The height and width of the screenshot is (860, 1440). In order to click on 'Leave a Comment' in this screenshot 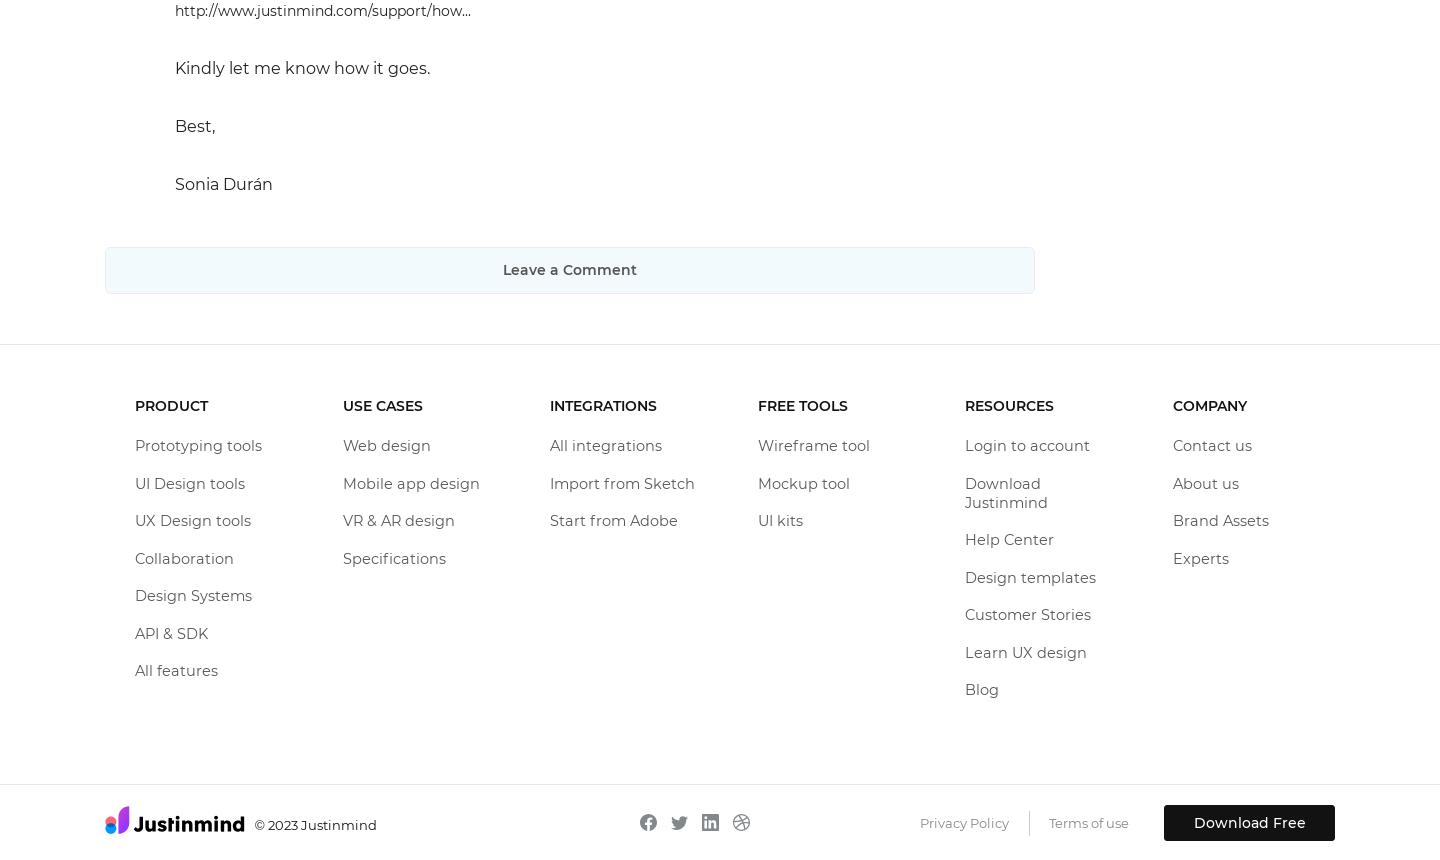, I will do `click(501, 269)`.